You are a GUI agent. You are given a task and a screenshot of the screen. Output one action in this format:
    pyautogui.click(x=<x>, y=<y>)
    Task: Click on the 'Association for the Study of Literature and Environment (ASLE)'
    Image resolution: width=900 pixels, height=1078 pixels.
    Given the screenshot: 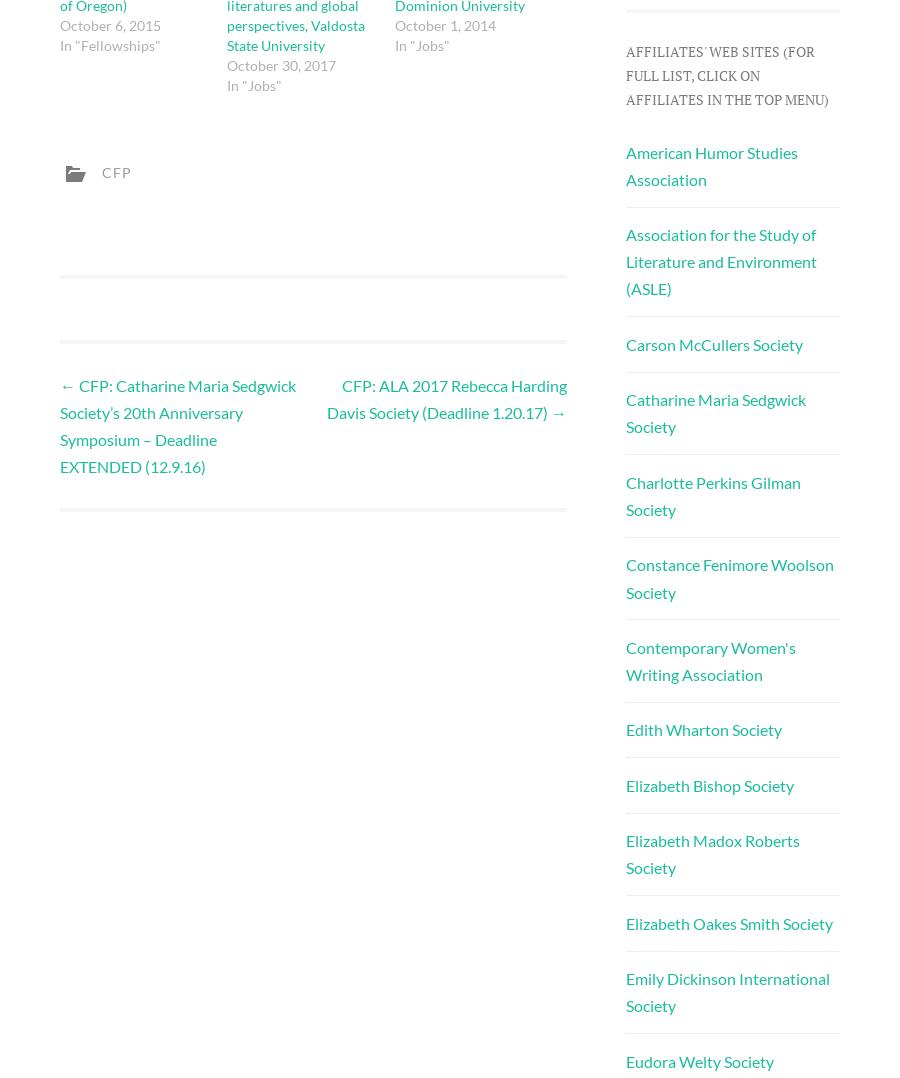 What is the action you would take?
    pyautogui.click(x=719, y=260)
    